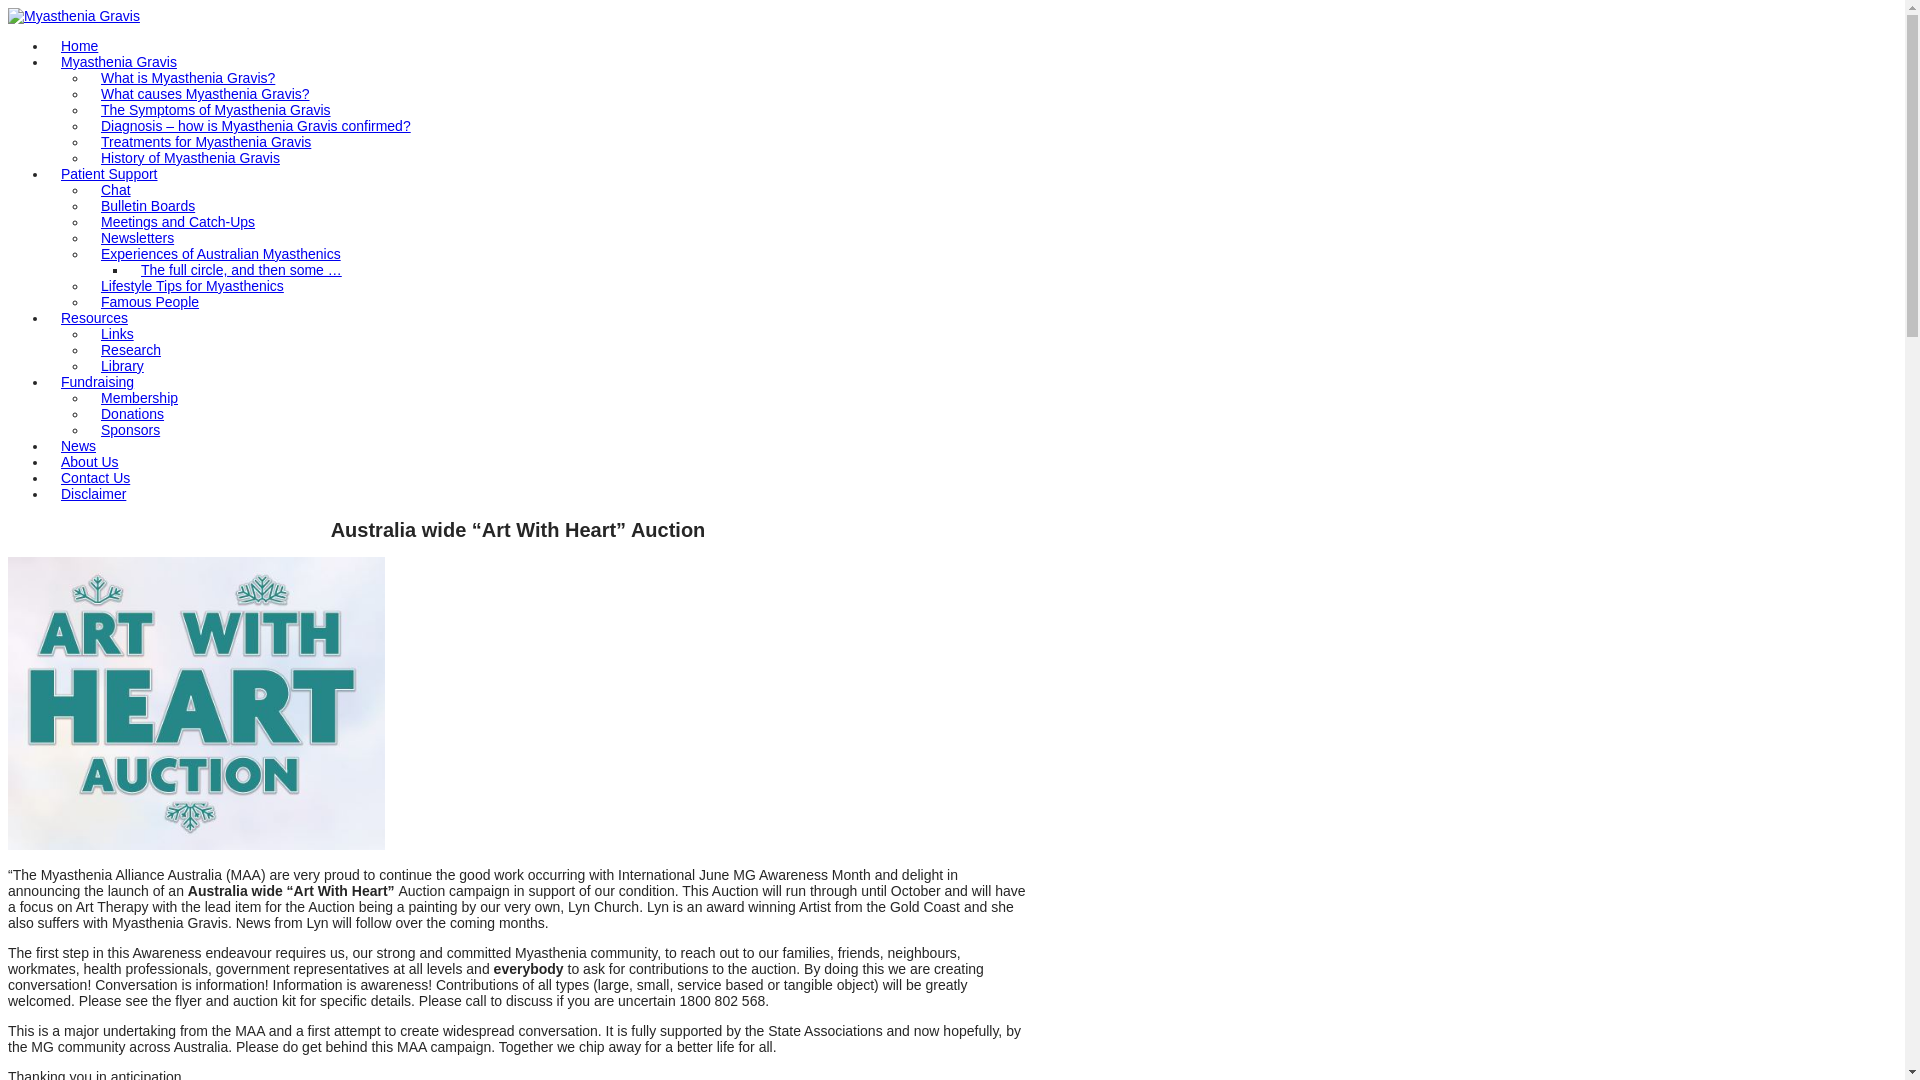 This screenshot has height=1080, width=1920. I want to click on 'Disclaimer', so click(92, 493).